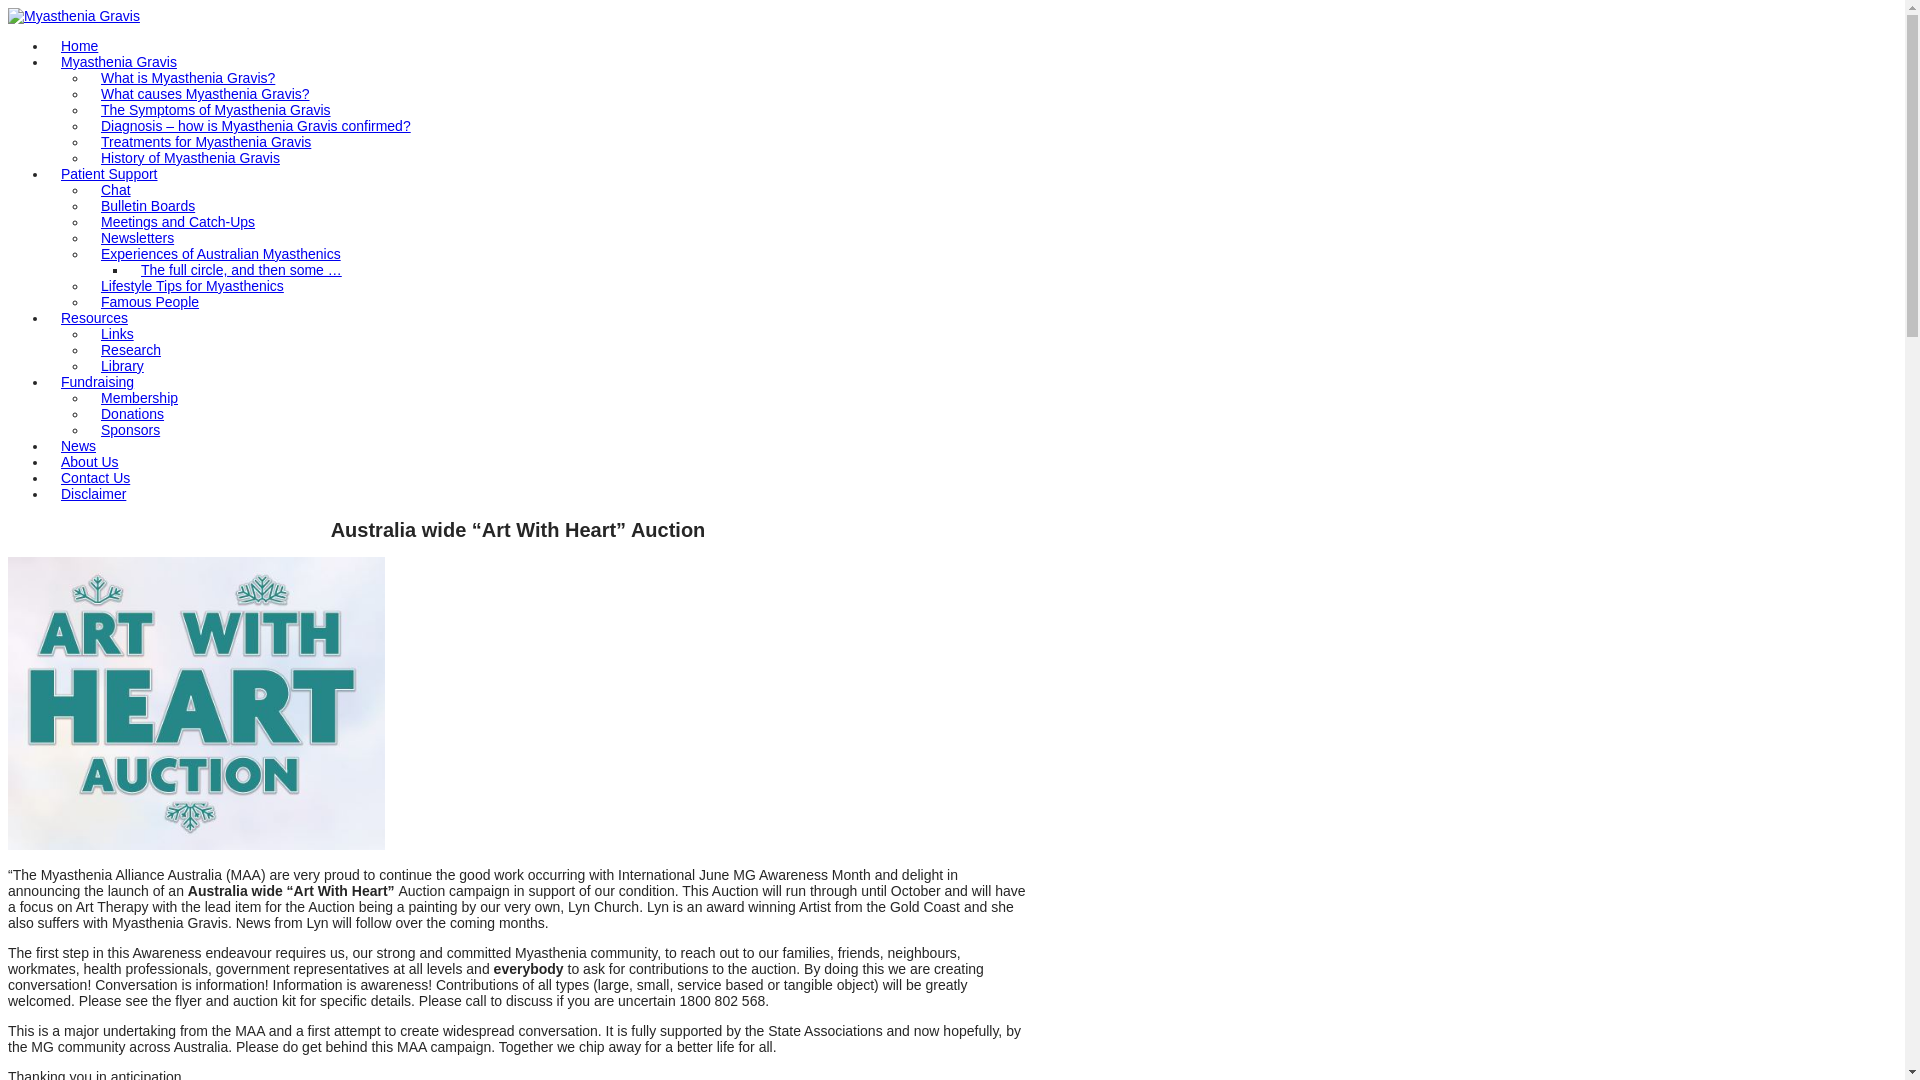 This screenshot has height=1080, width=1920. I want to click on 'Disclaimer', so click(92, 493).